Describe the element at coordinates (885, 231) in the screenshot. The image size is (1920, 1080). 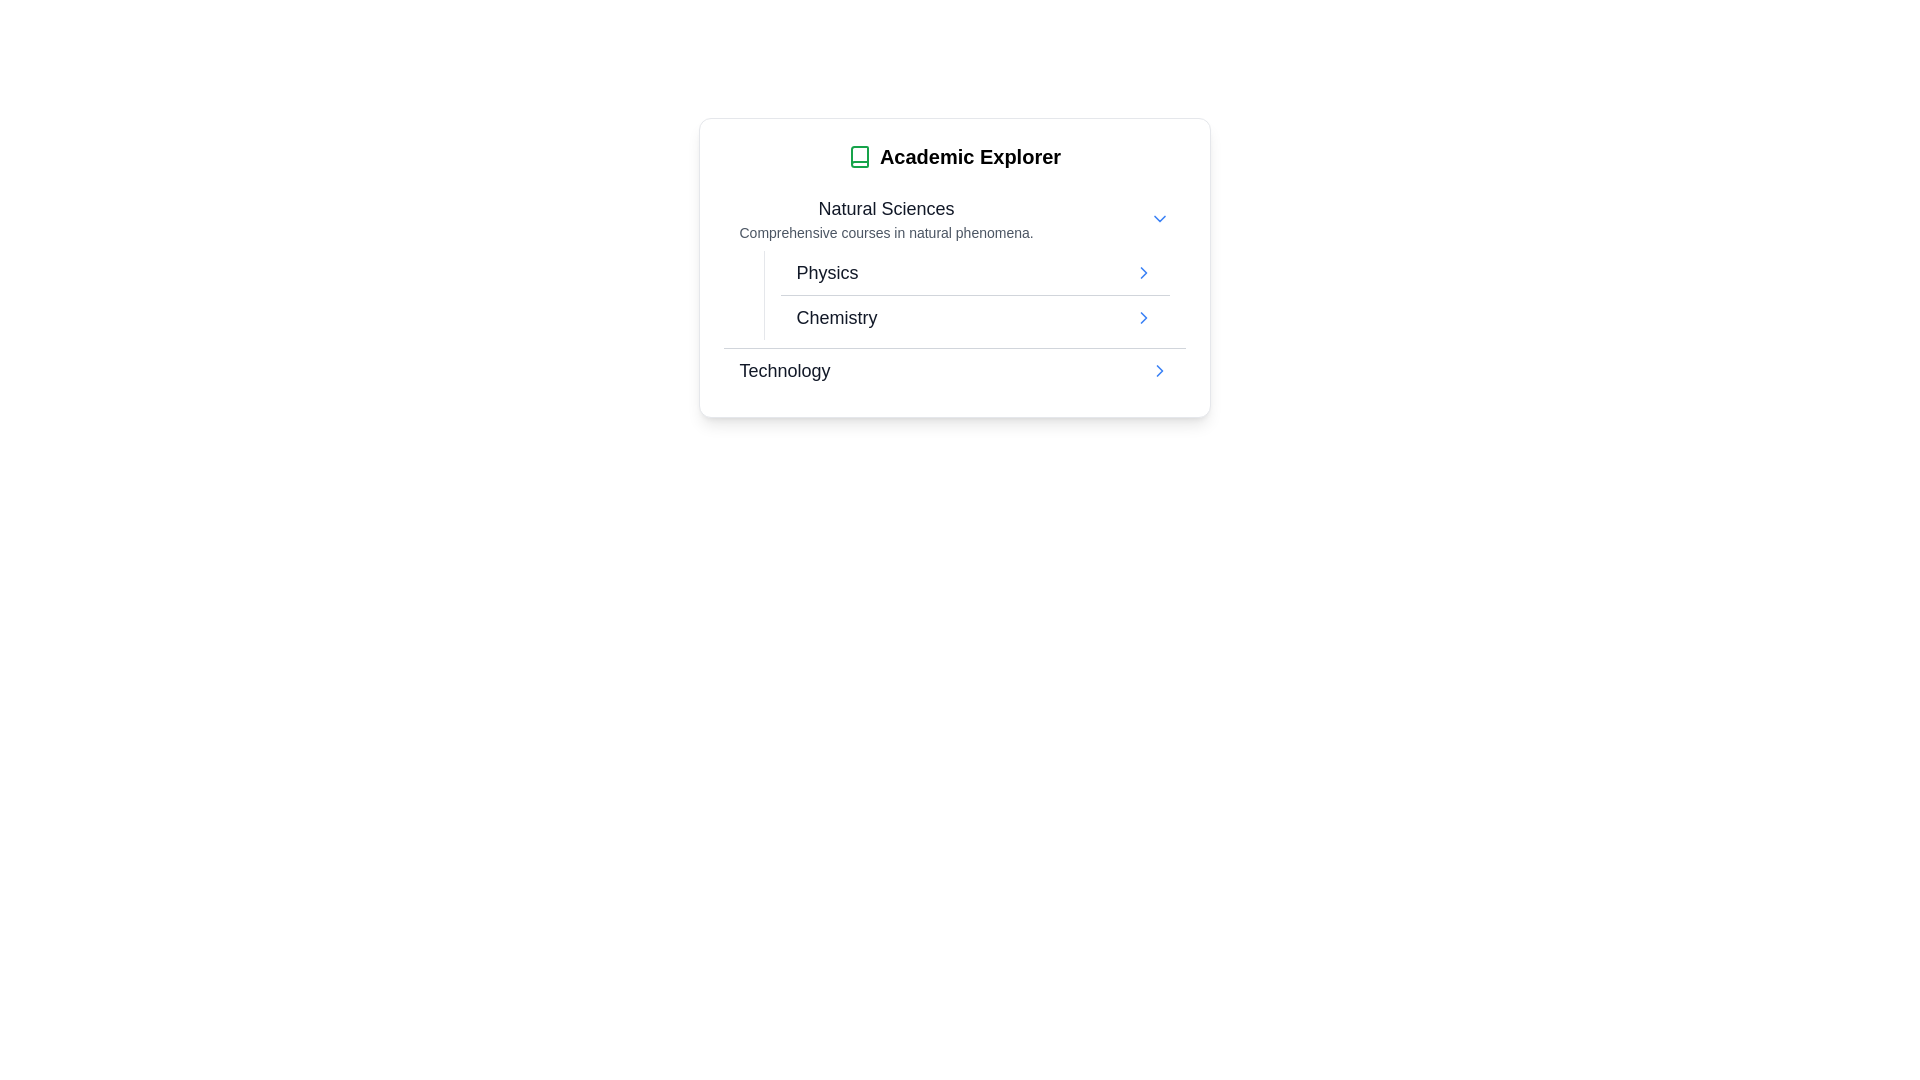
I see `the descriptive subtitle text label providing supplementary information about the 'Natural Sciences' category, located directly below the title text 'Natural Sciences'` at that location.